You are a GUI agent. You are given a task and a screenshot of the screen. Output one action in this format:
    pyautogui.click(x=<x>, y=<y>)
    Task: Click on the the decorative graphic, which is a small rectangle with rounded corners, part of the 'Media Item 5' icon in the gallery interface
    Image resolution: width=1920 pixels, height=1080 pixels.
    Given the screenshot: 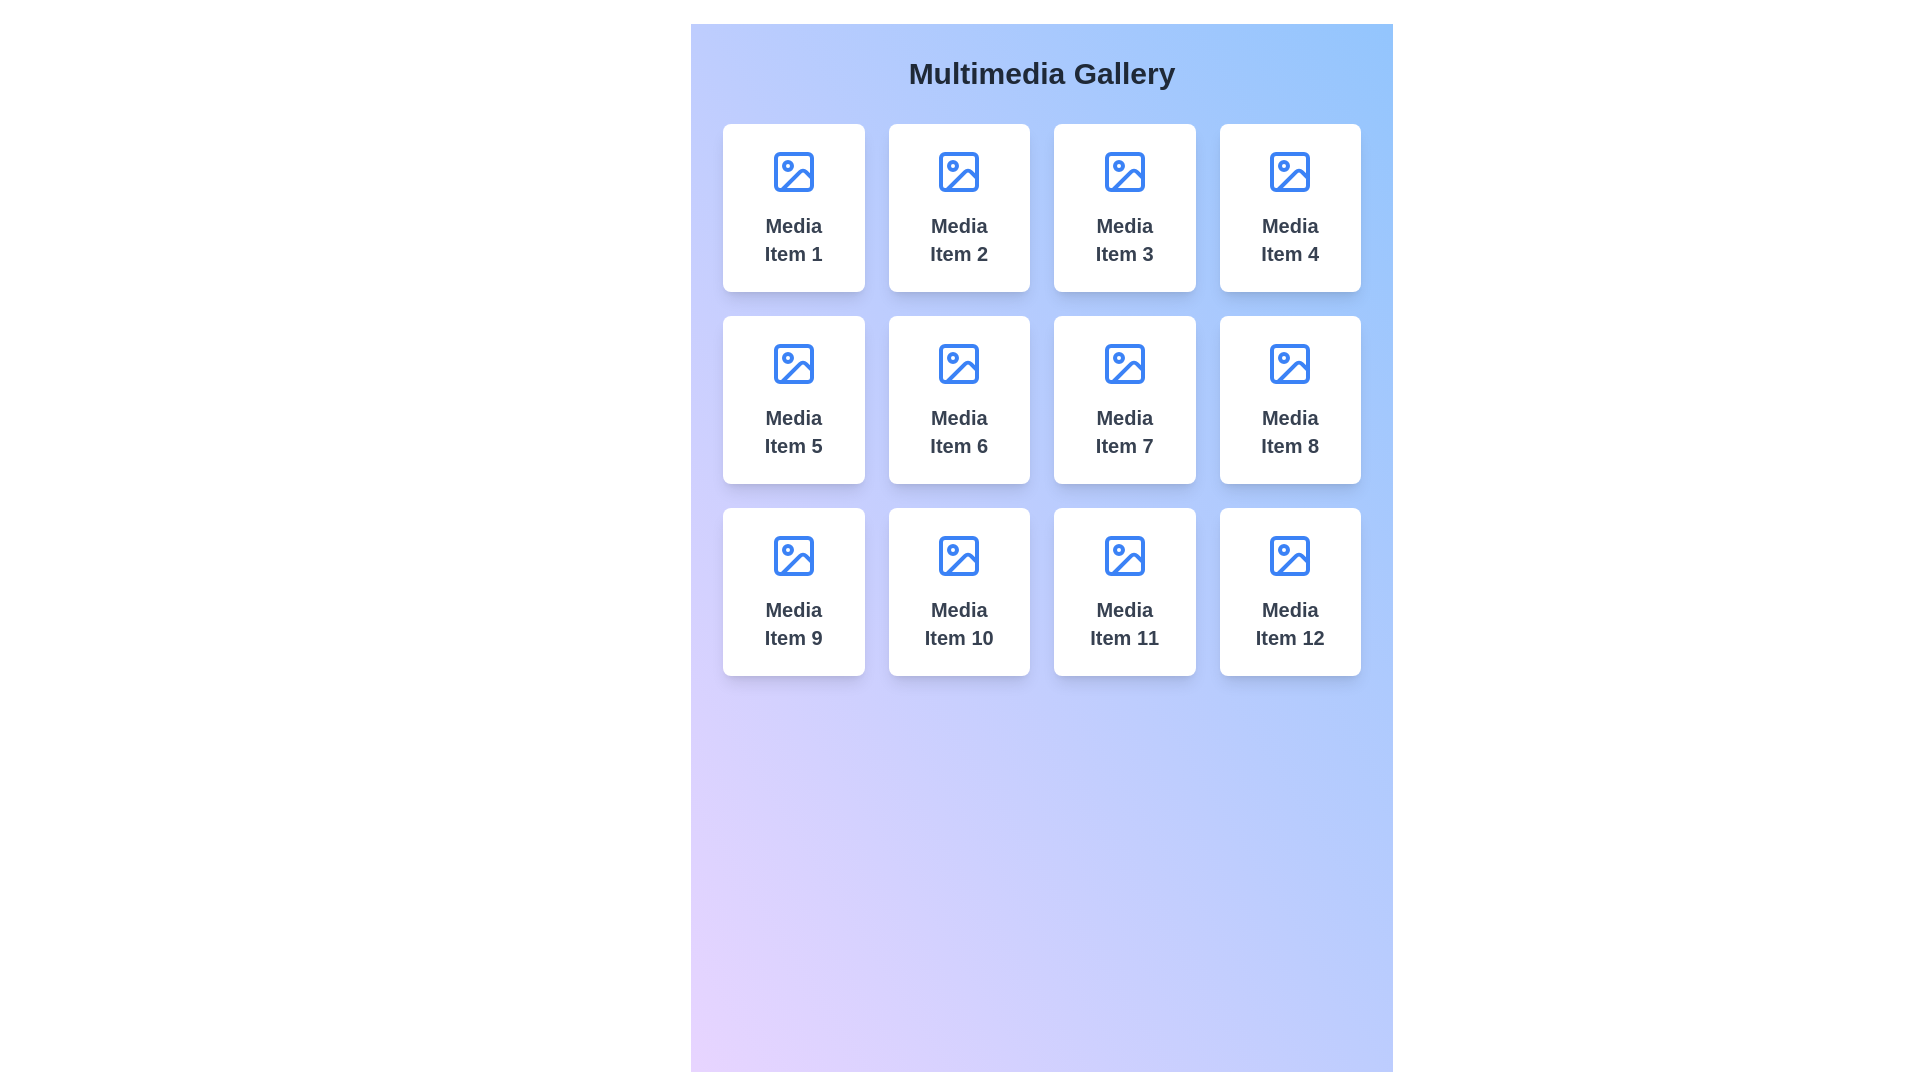 What is the action you would take?
    pyautogui.click(x=792, y=363)
    